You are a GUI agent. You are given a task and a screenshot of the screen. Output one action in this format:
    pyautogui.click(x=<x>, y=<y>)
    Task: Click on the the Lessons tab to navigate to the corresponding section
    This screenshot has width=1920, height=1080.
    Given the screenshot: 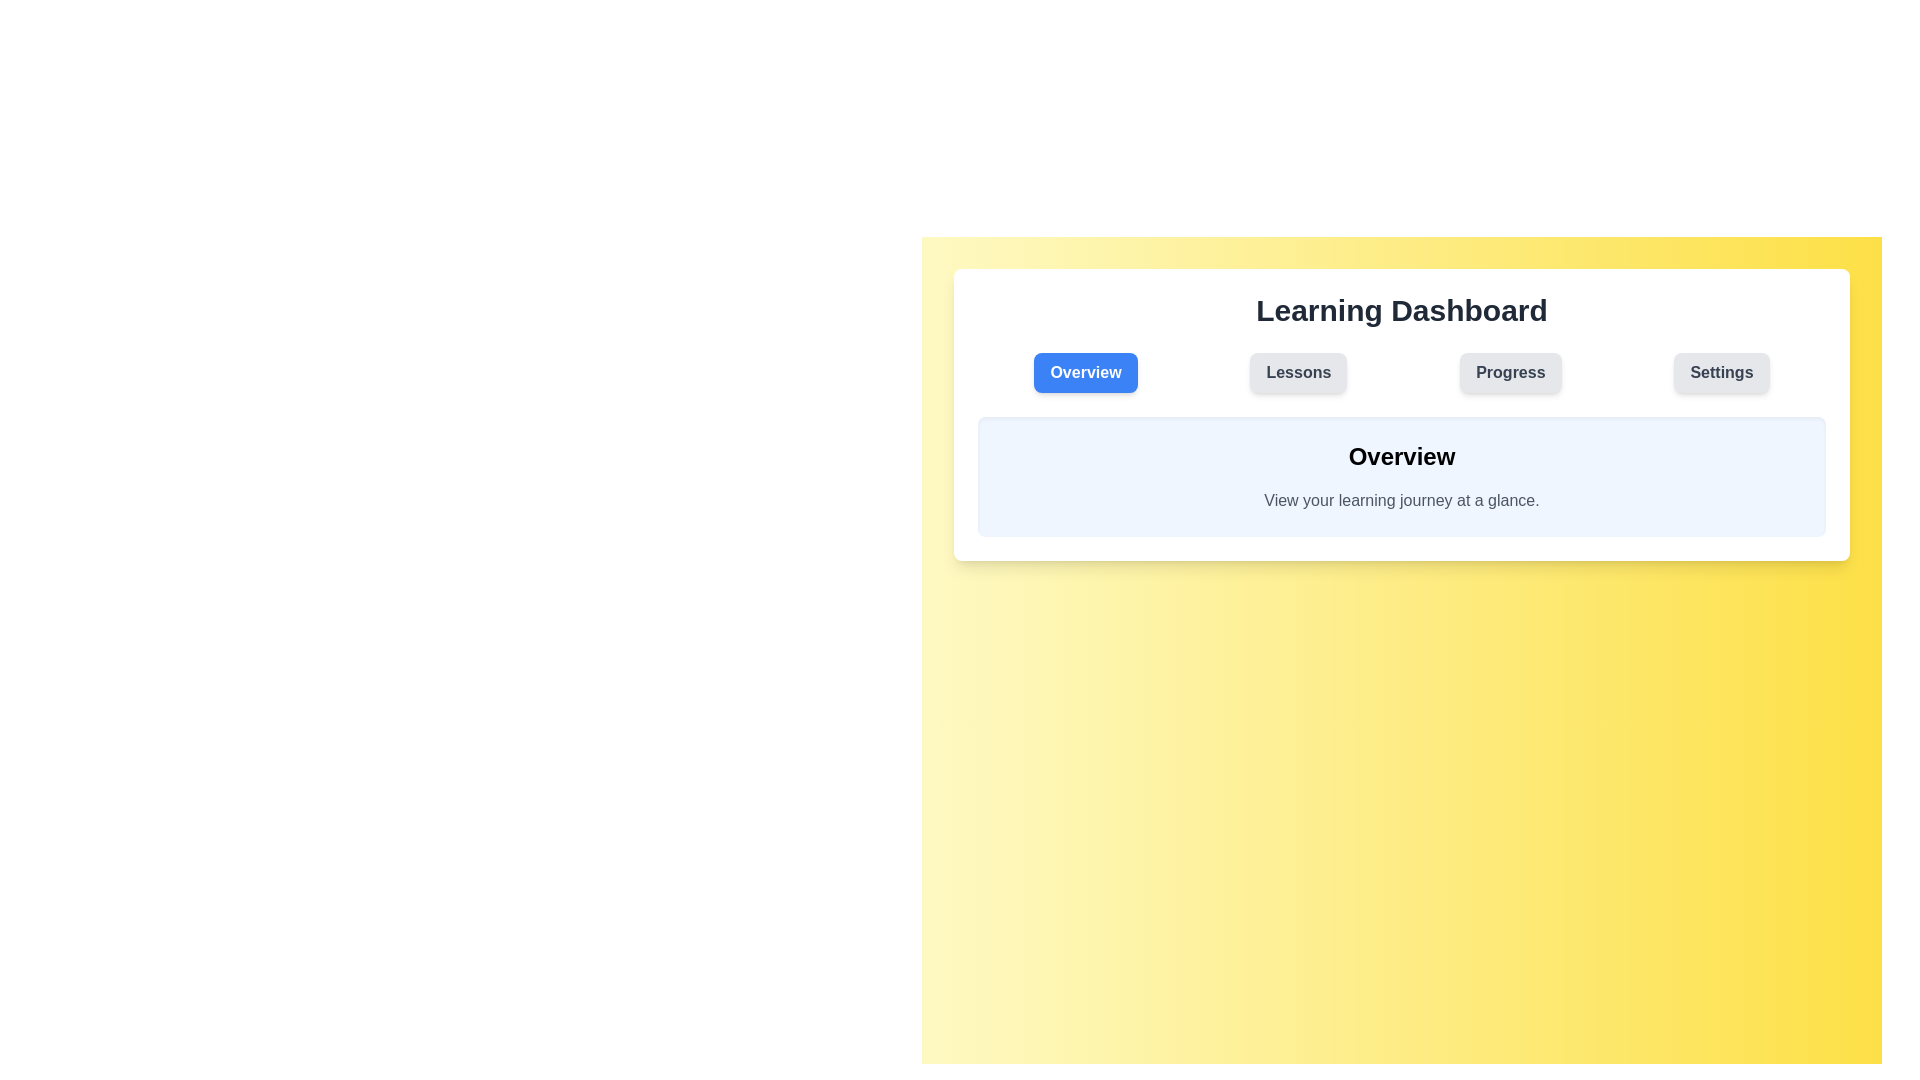 What is the action you would take?
    pyautogui.click(x=1297, y=373)
    